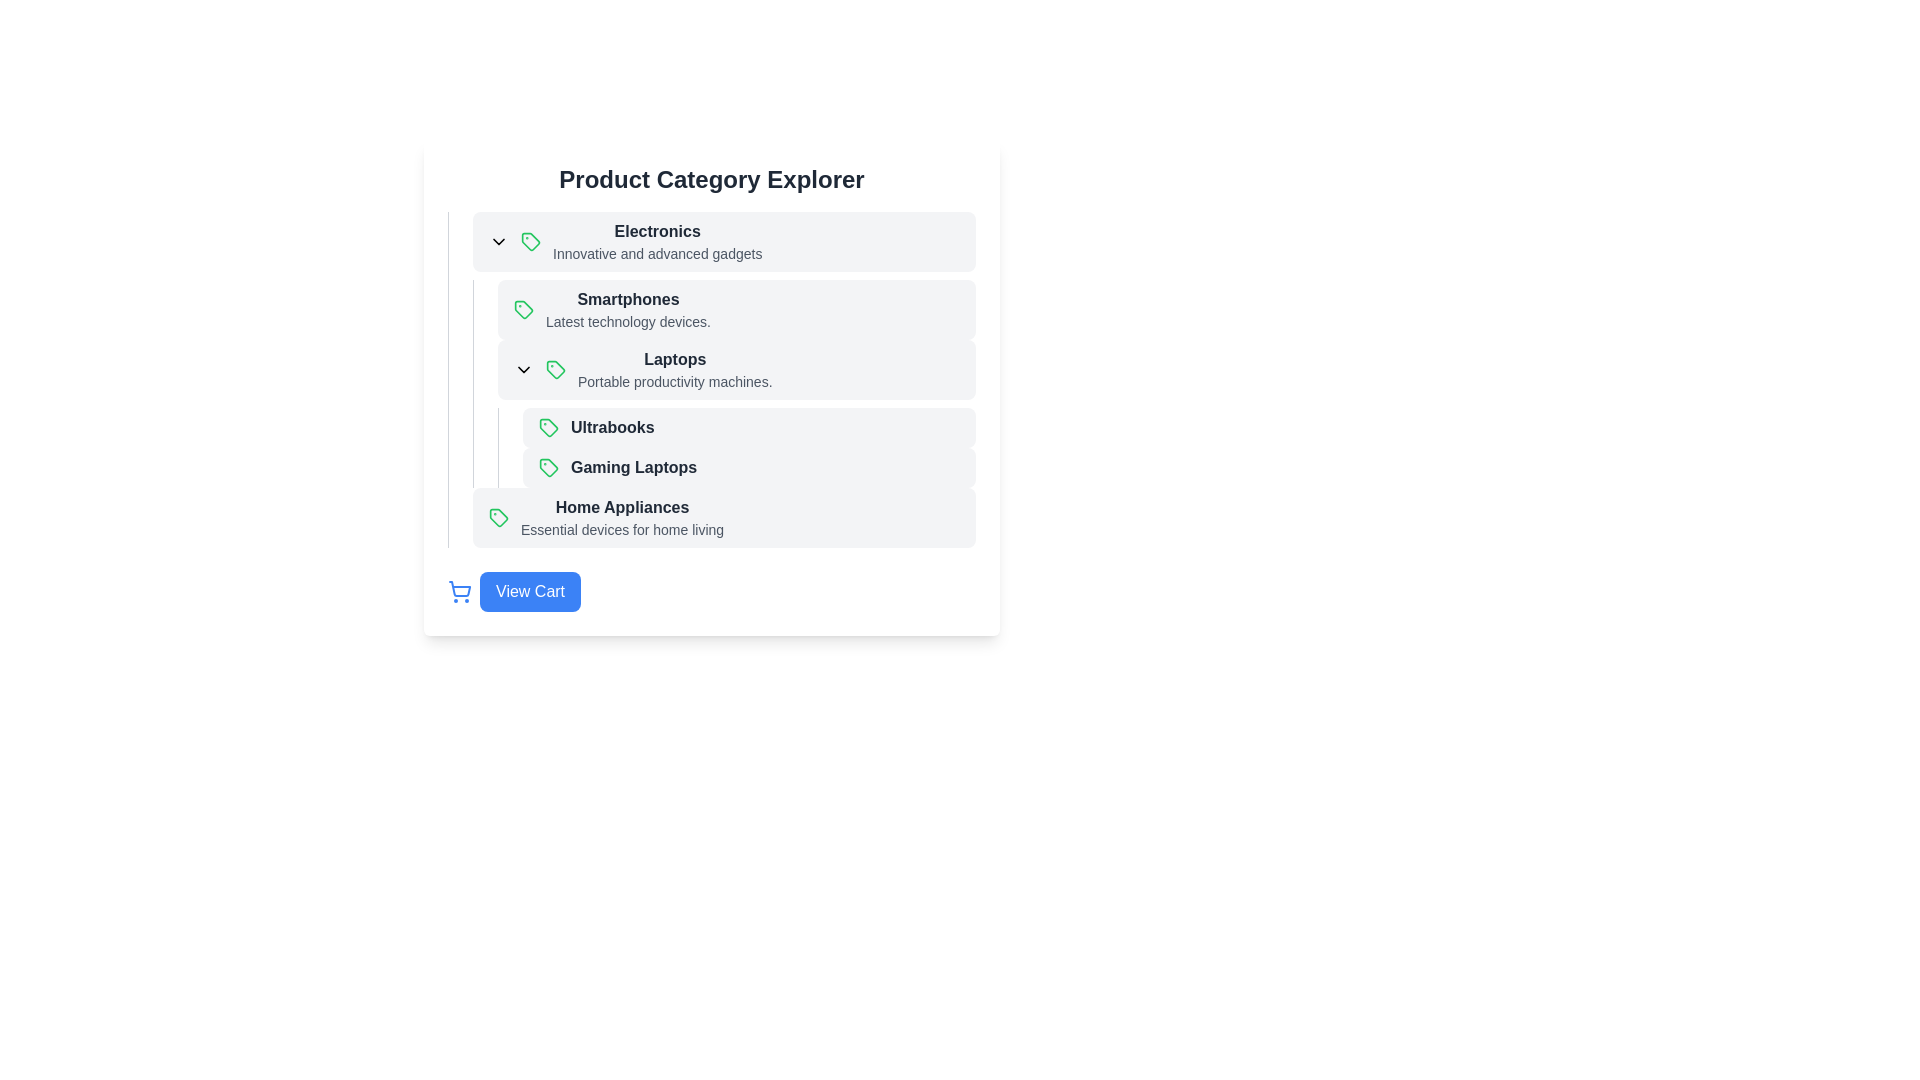  What do you see at coordinates (657, 230) in the screenshot?
I see `text label displaying 'Electronics' in bold font, located above the description 'Innovative and advanced gadgets' within the 'Product Category Explorer' section` at bounding box center [657, 230].